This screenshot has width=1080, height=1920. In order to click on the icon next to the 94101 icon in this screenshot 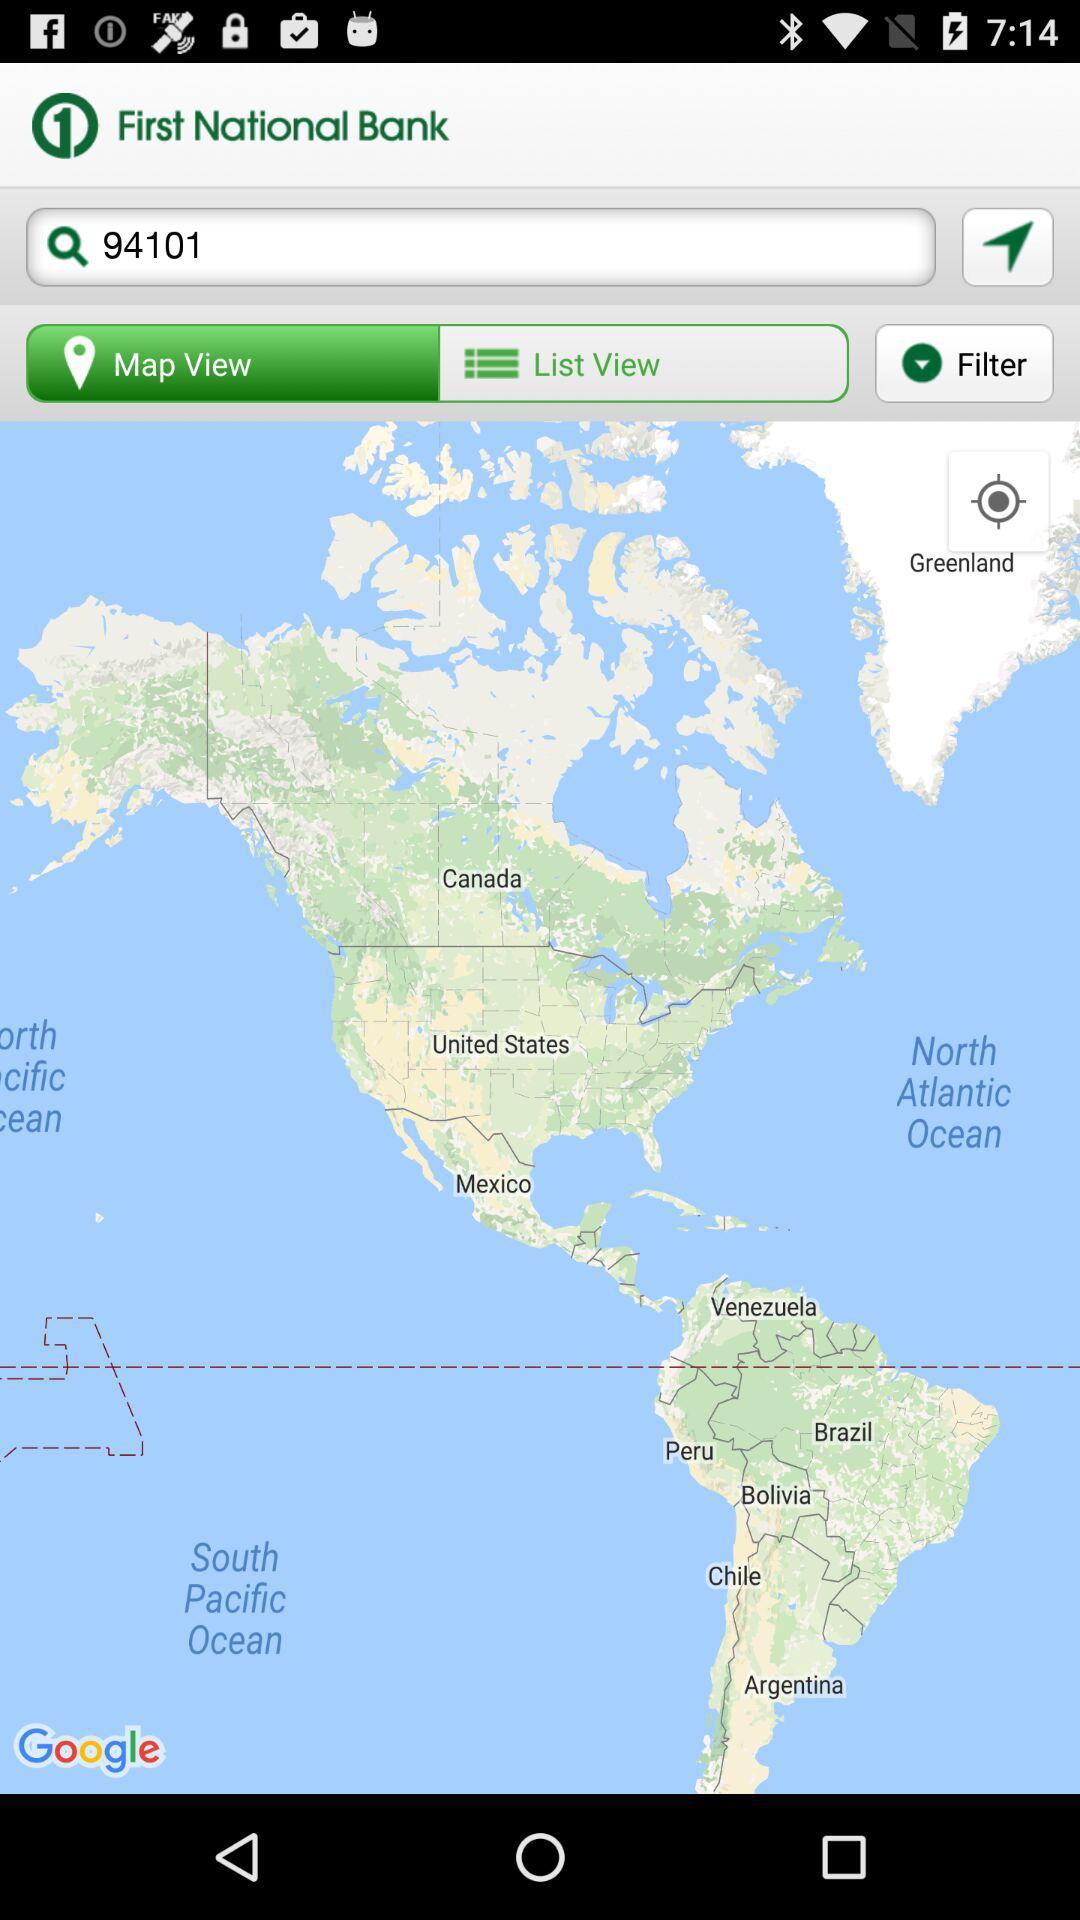, I will do `click(1007, 246)`.